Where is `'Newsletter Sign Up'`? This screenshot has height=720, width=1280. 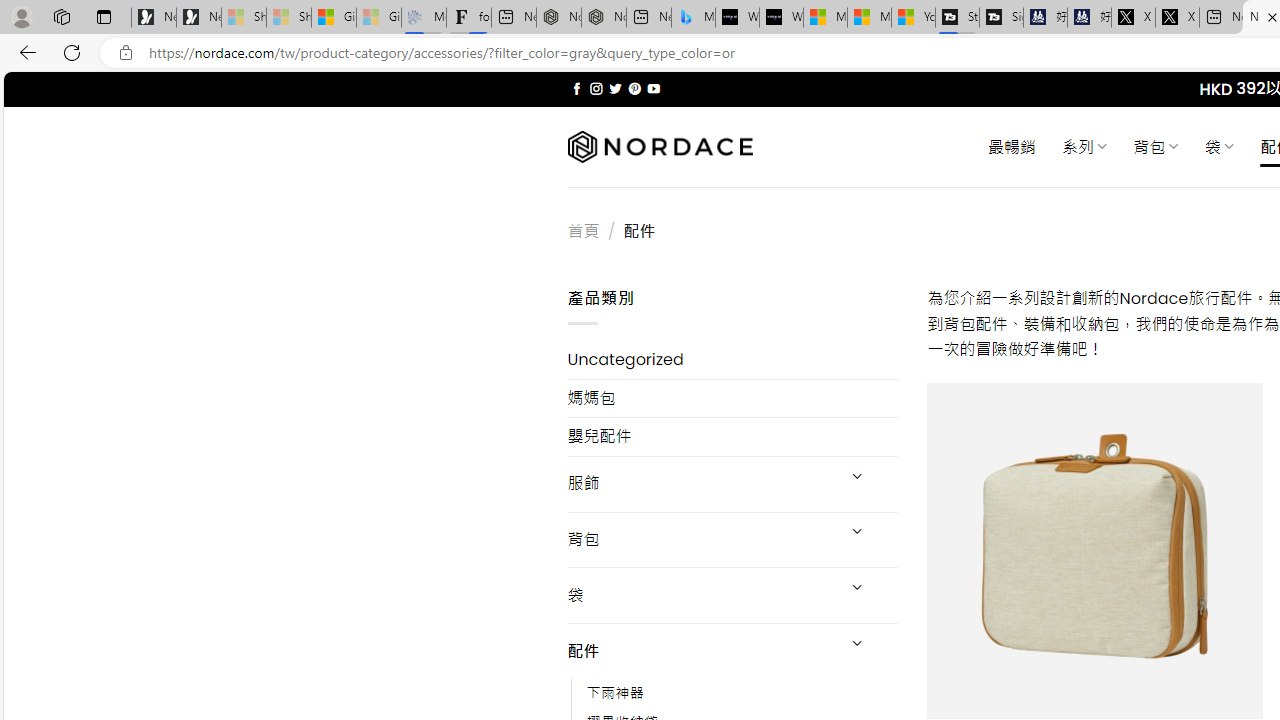 'Newsletter Sign Up' is located at coordinates (199, 17).